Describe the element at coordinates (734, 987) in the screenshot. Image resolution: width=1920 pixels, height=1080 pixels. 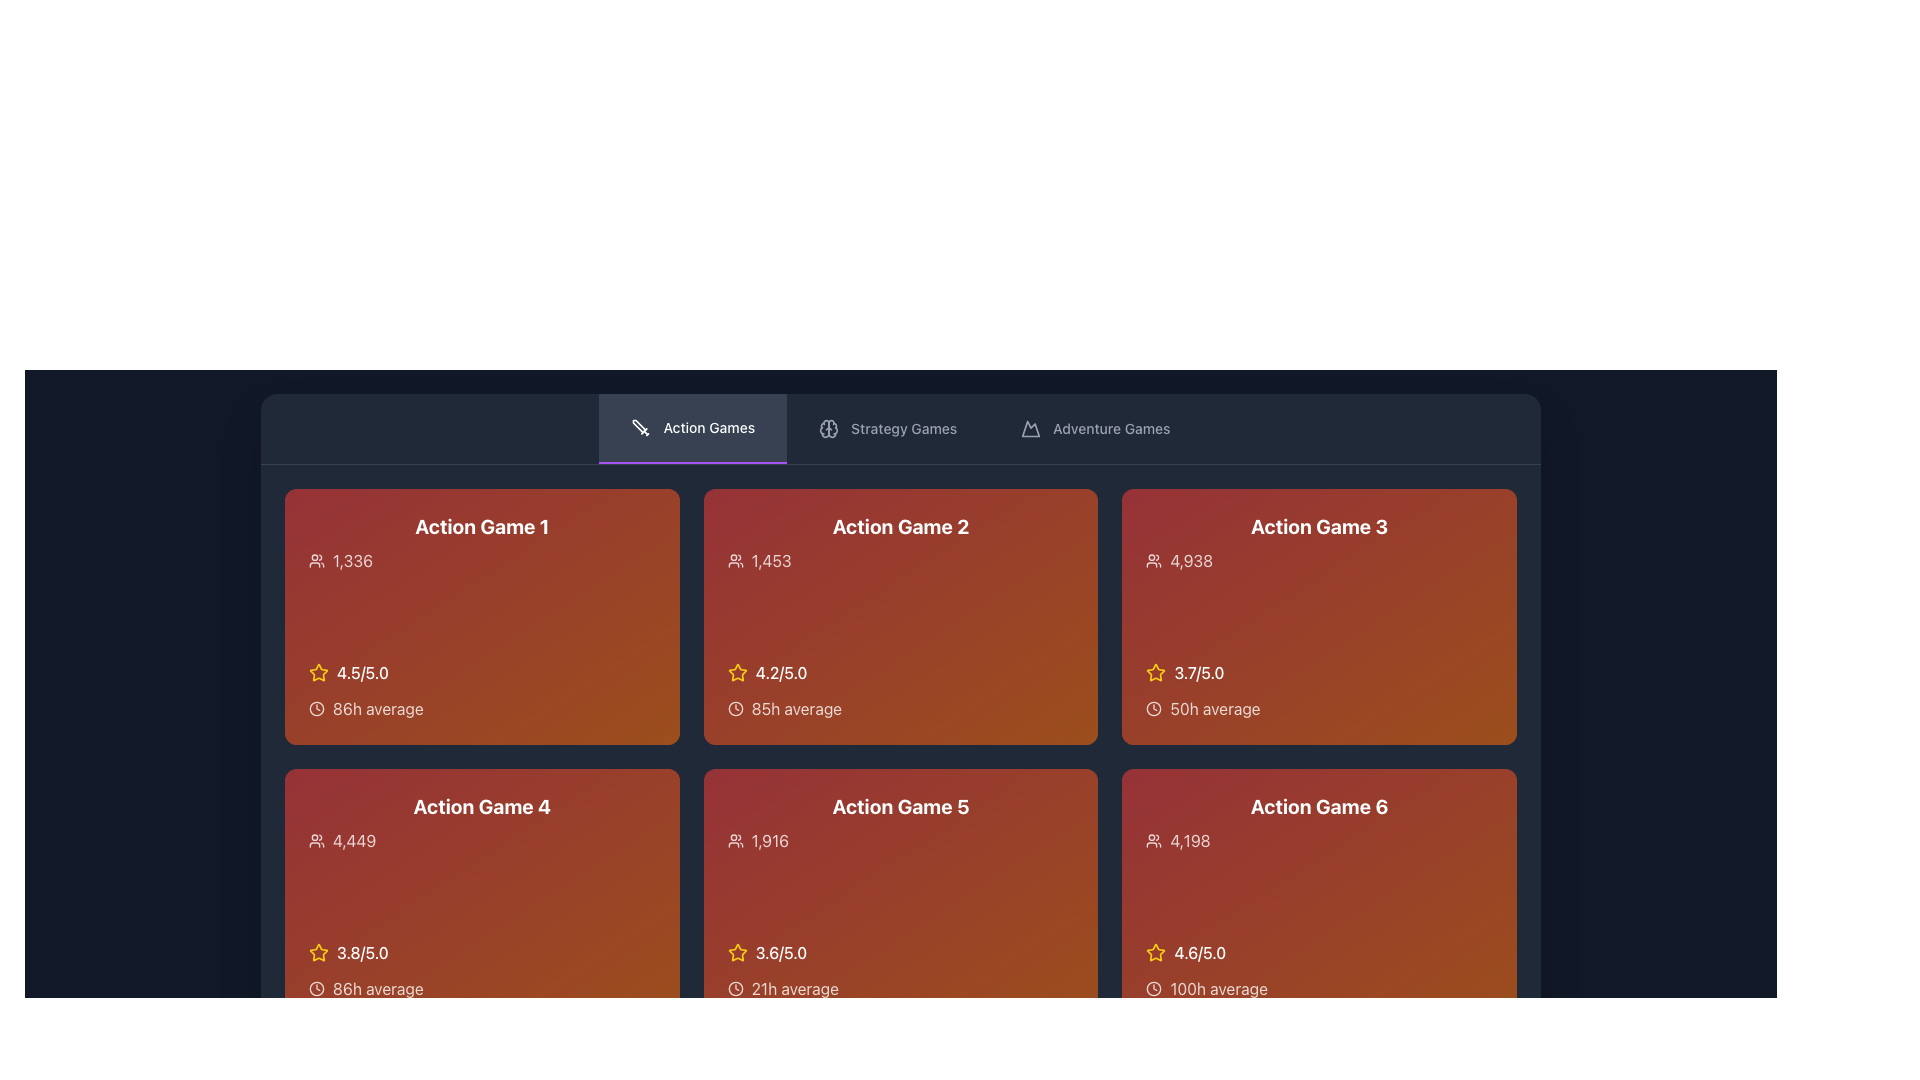
I see `the minimalist clock icon displayed within the text context of '21h average' in the middle-right card associated with the title 'Action Game 5'` at that location.